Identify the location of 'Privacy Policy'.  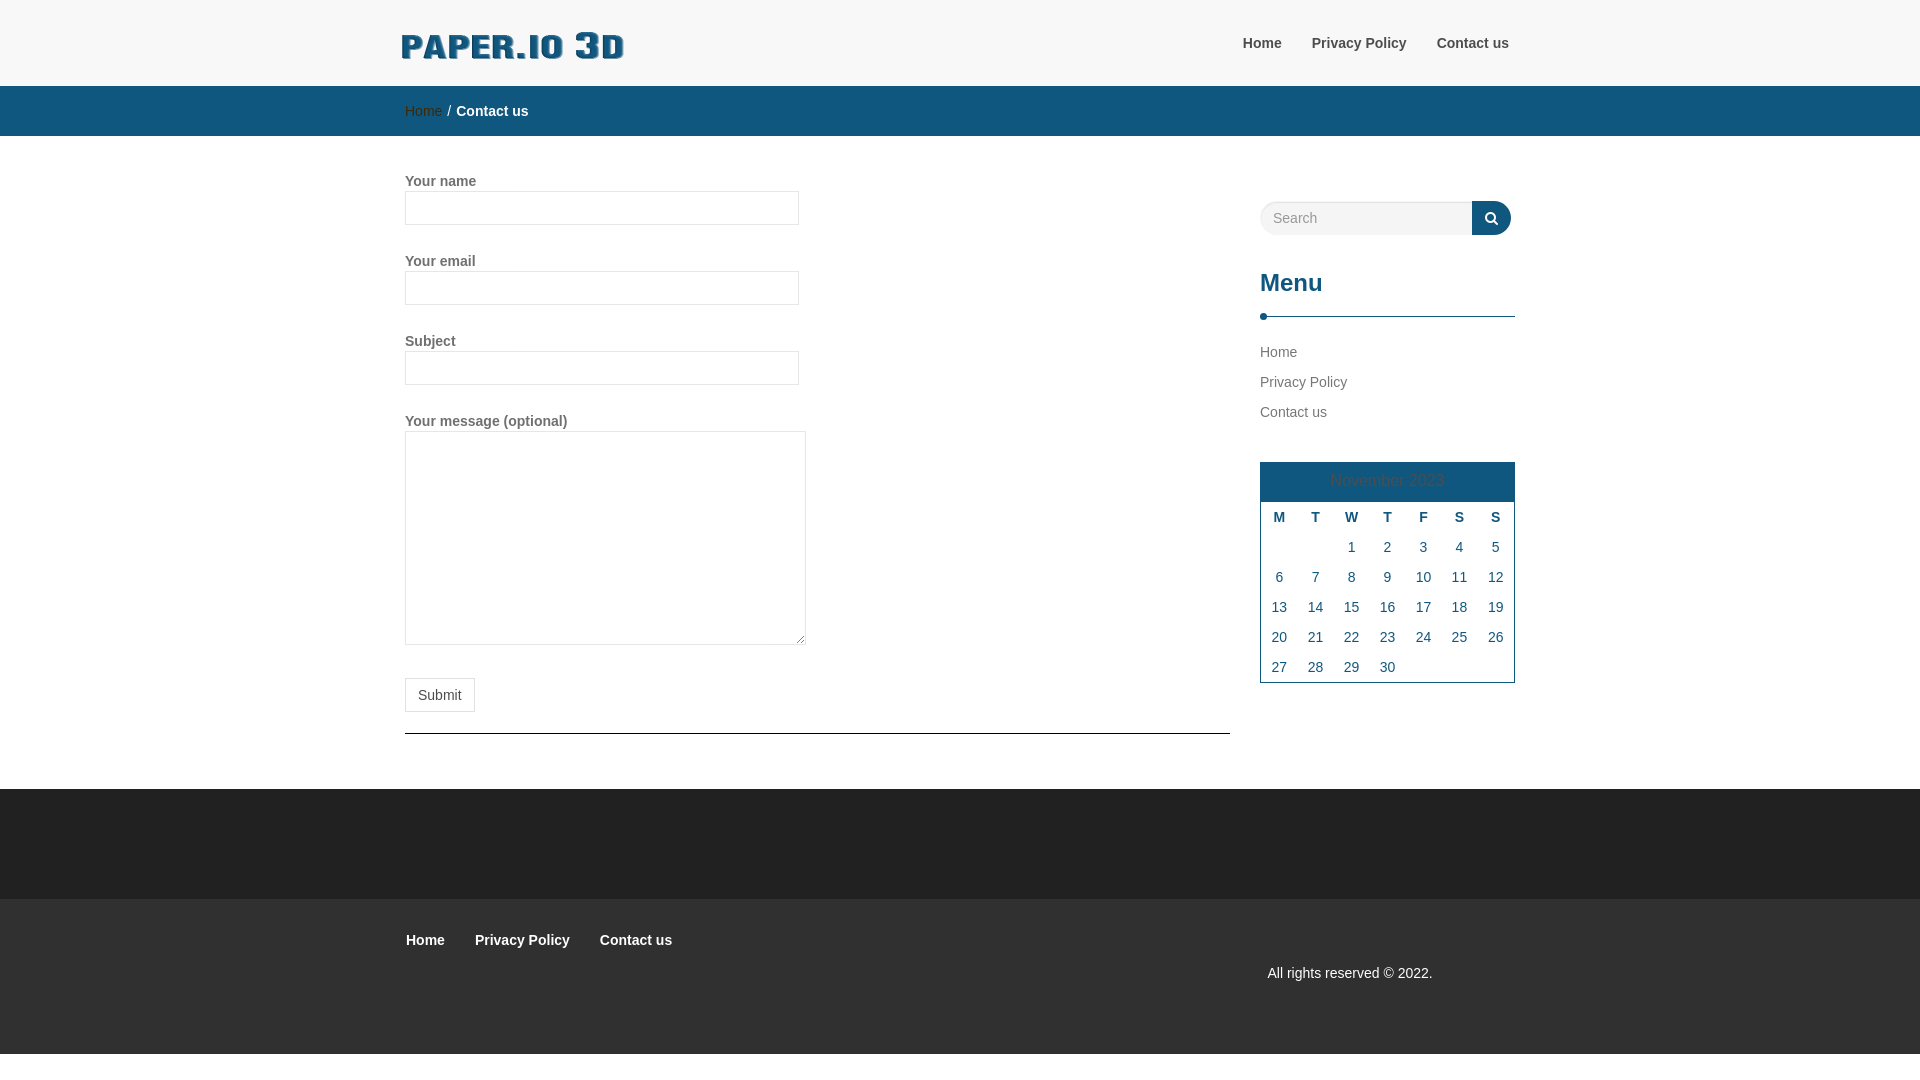
(459, 940).